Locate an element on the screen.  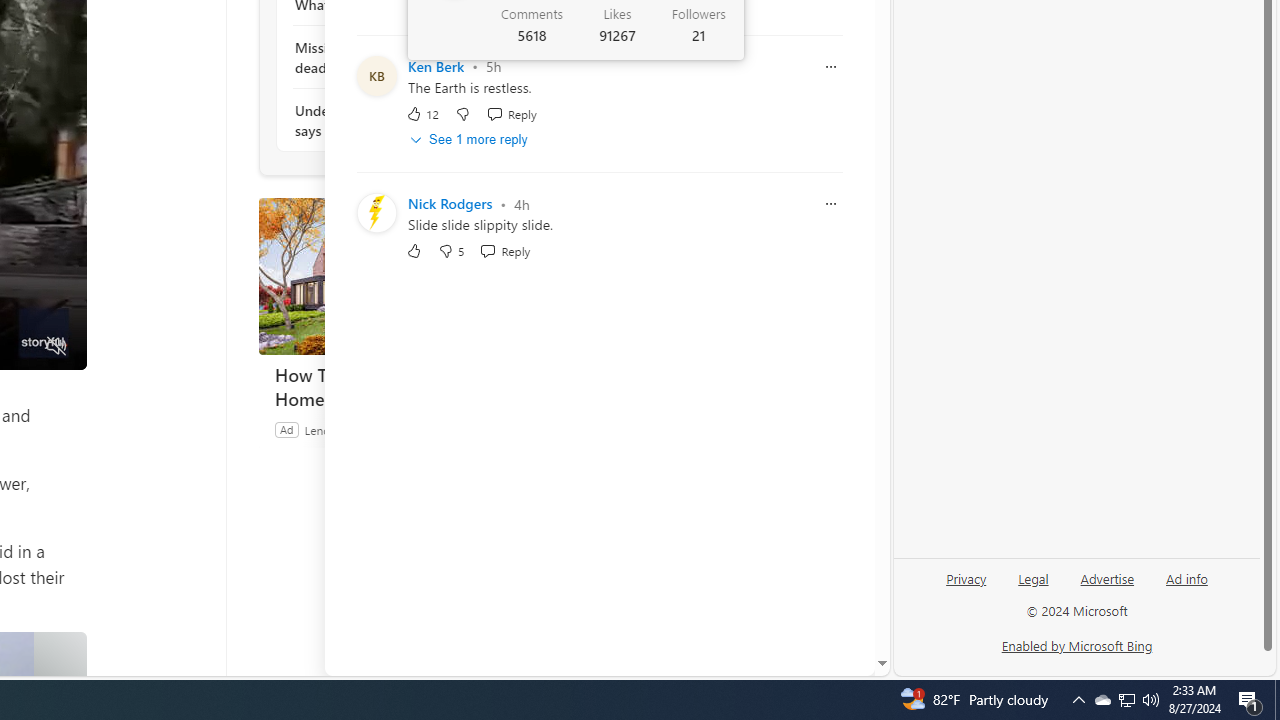
'12 Like' is located at coordinates (421, 113).